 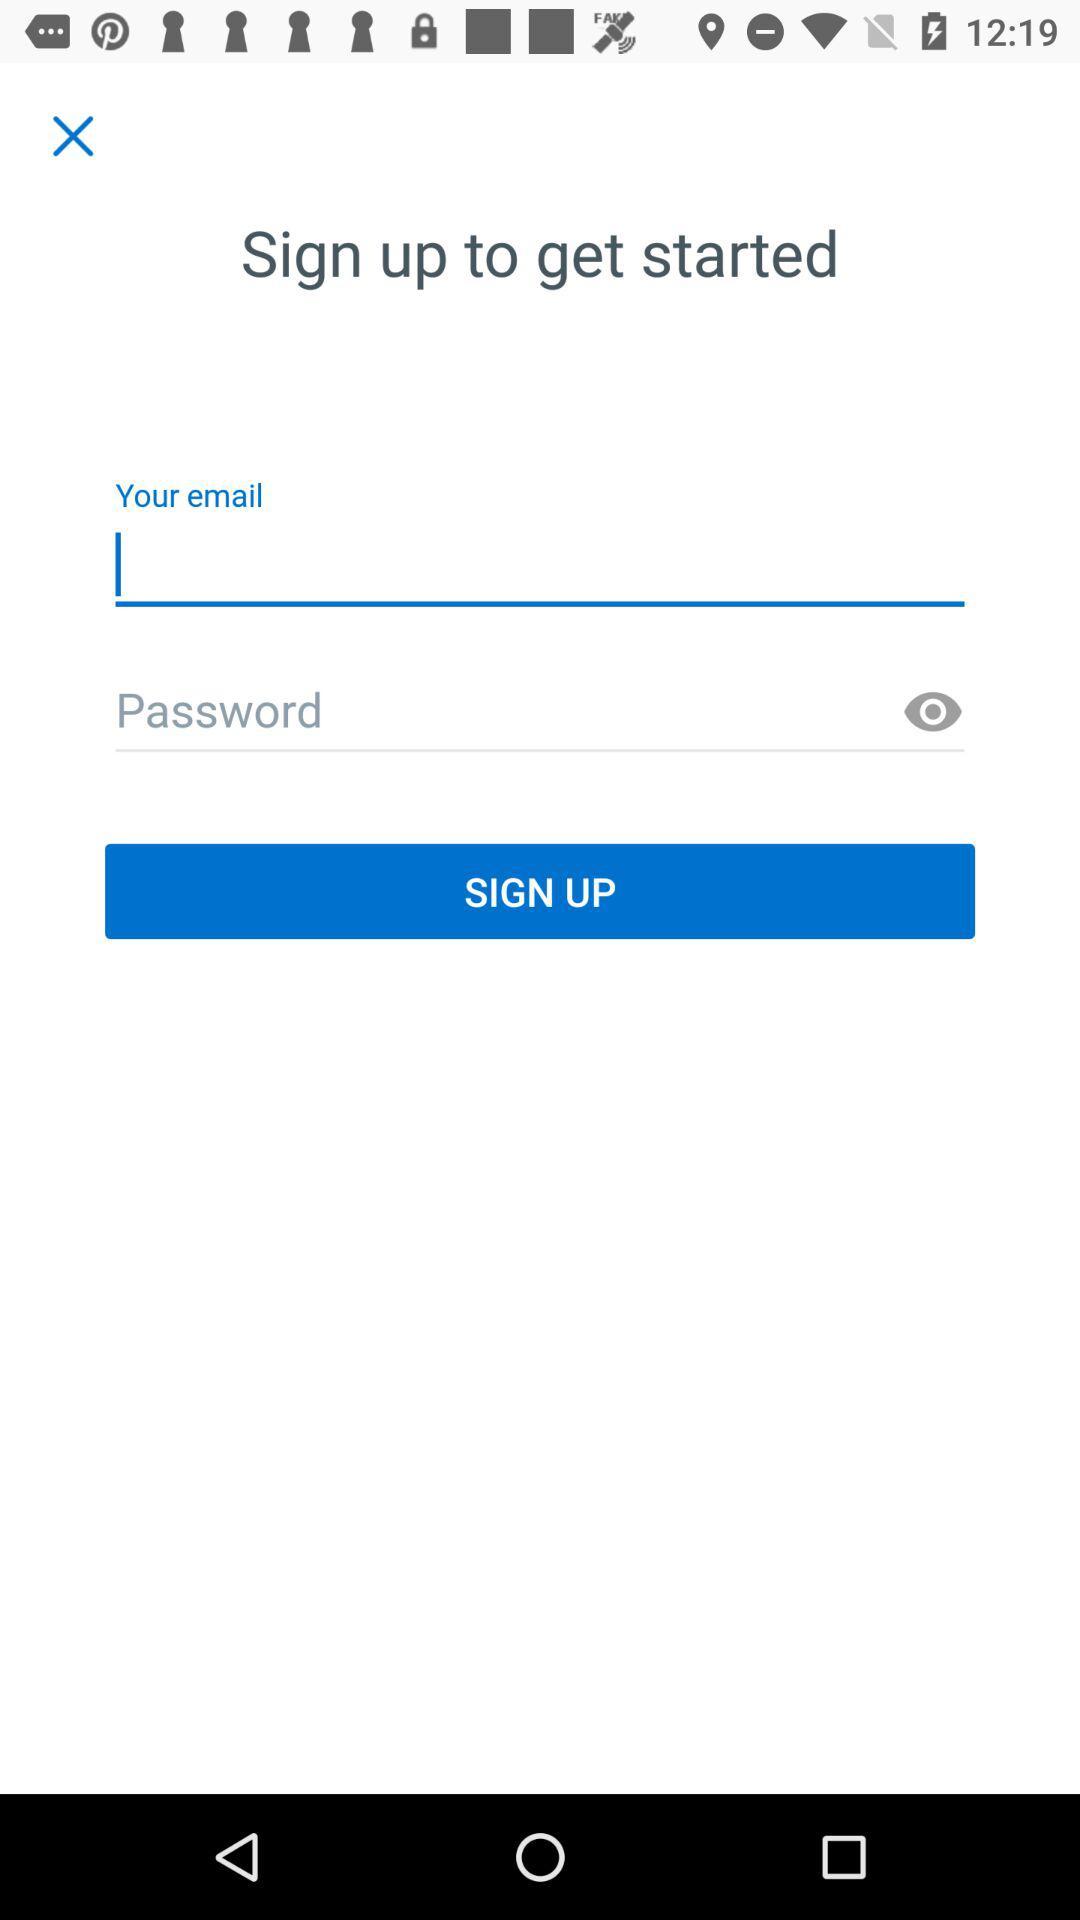 I want to click on the close icon, so click(x=72, y=135).